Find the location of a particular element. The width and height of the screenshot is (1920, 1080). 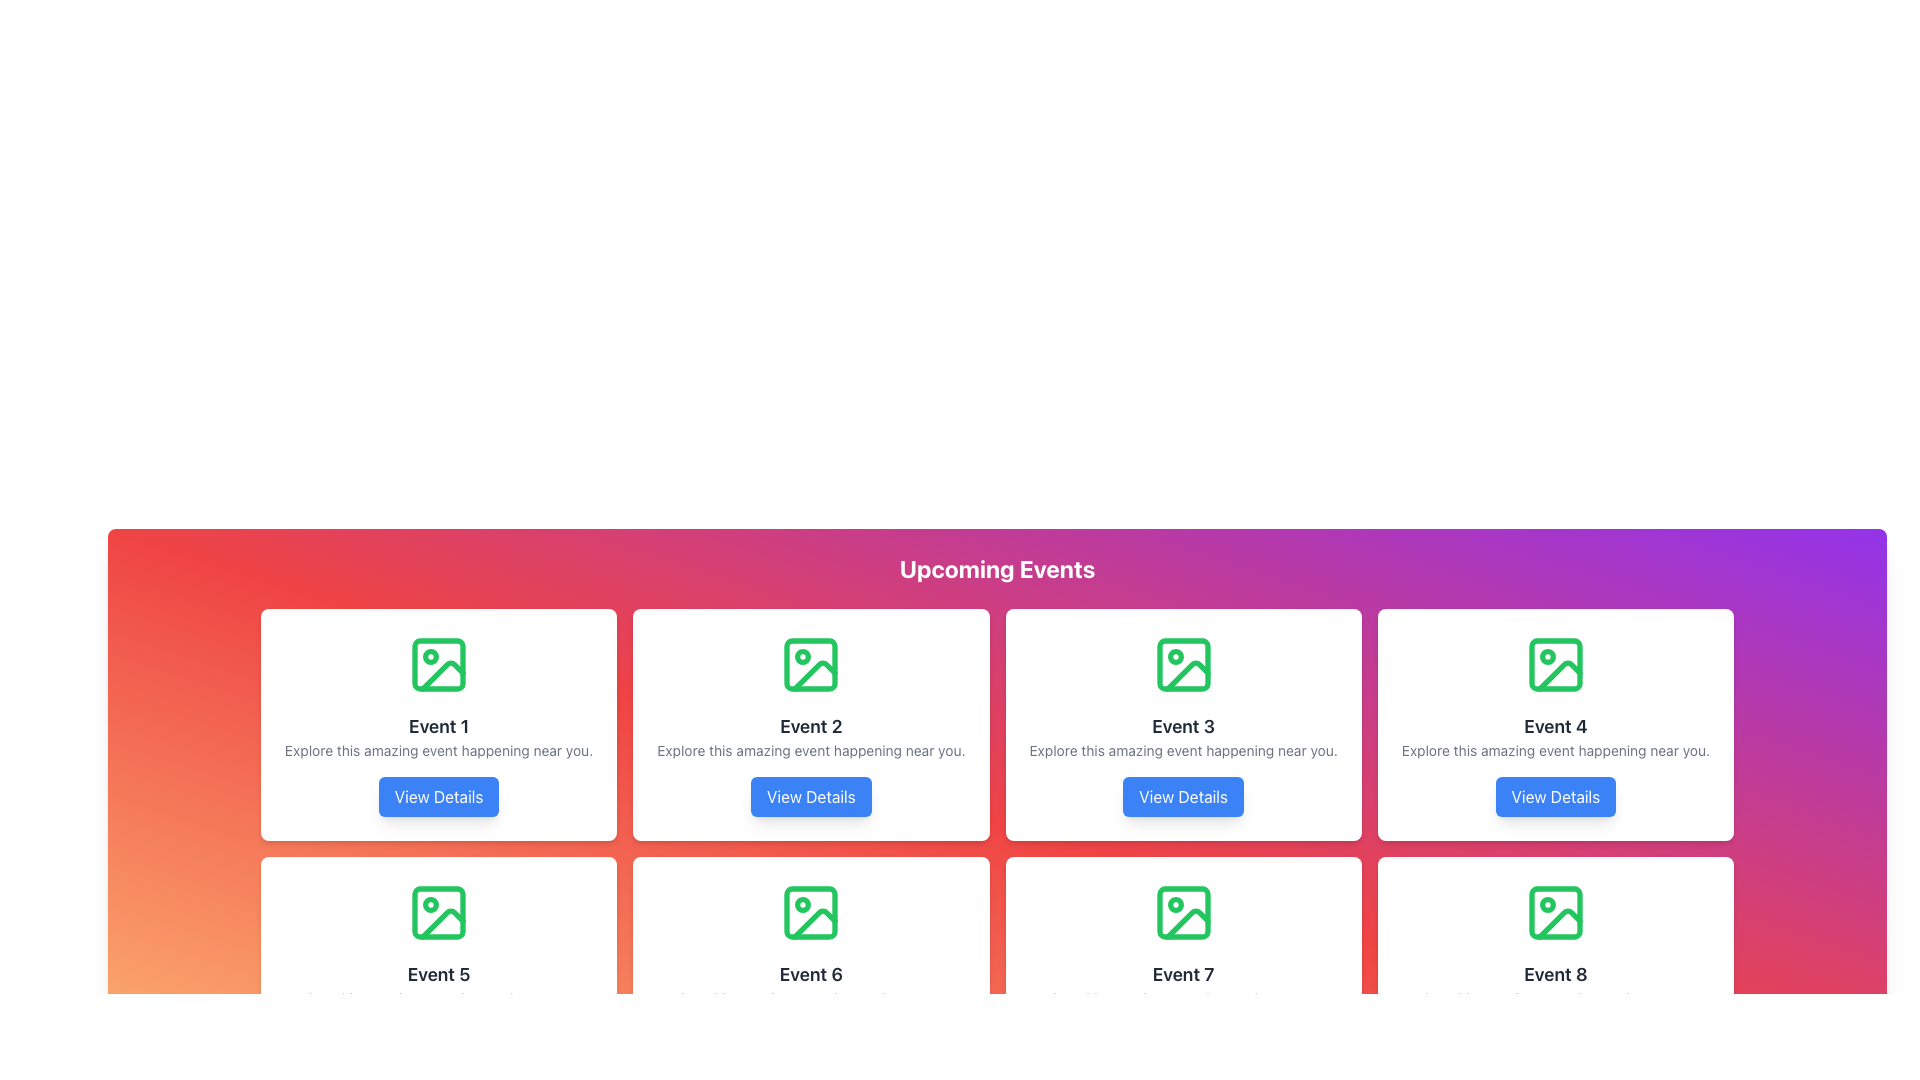

the icon representing the image placeholder for 'Event 7' located at the top center of the seventh event card in the grid is located at coordinates (1183, 913).